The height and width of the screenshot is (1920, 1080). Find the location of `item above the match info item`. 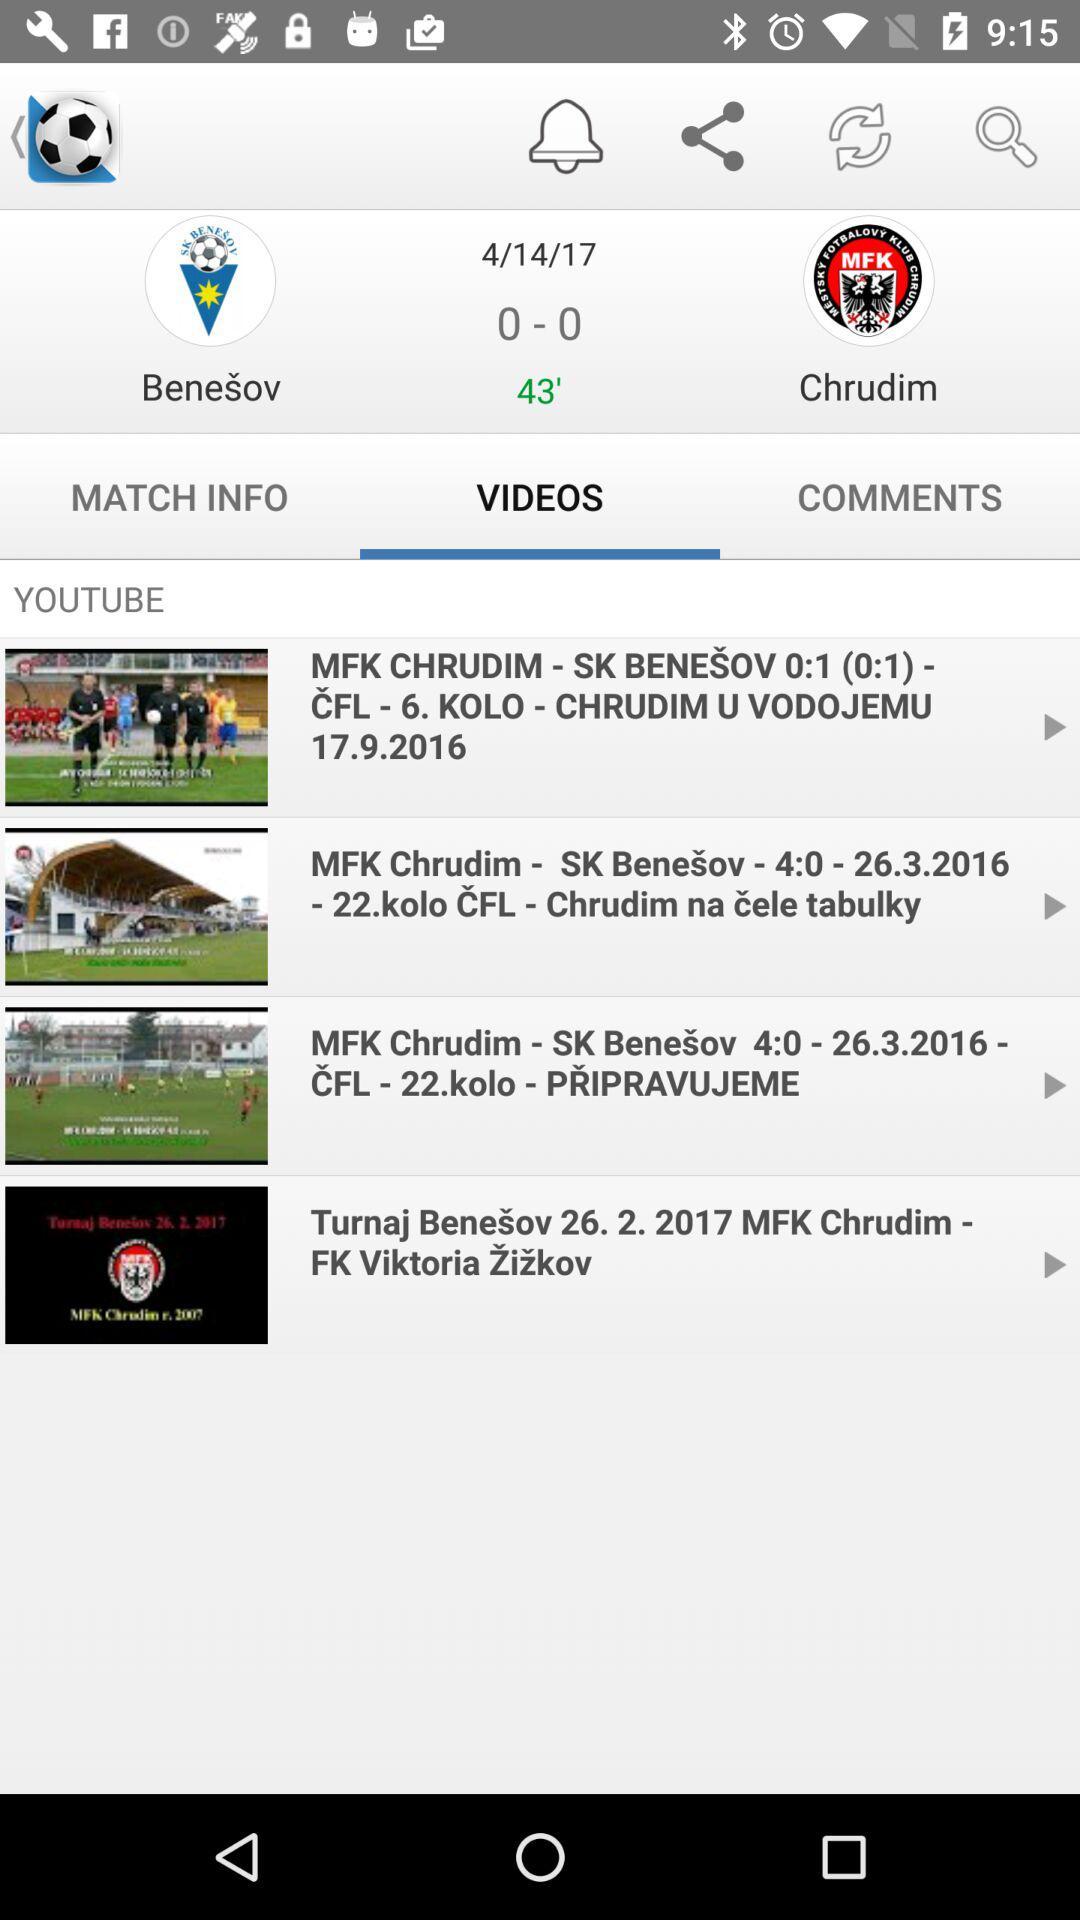

item above the match info item is located at coordinates (210, 386).